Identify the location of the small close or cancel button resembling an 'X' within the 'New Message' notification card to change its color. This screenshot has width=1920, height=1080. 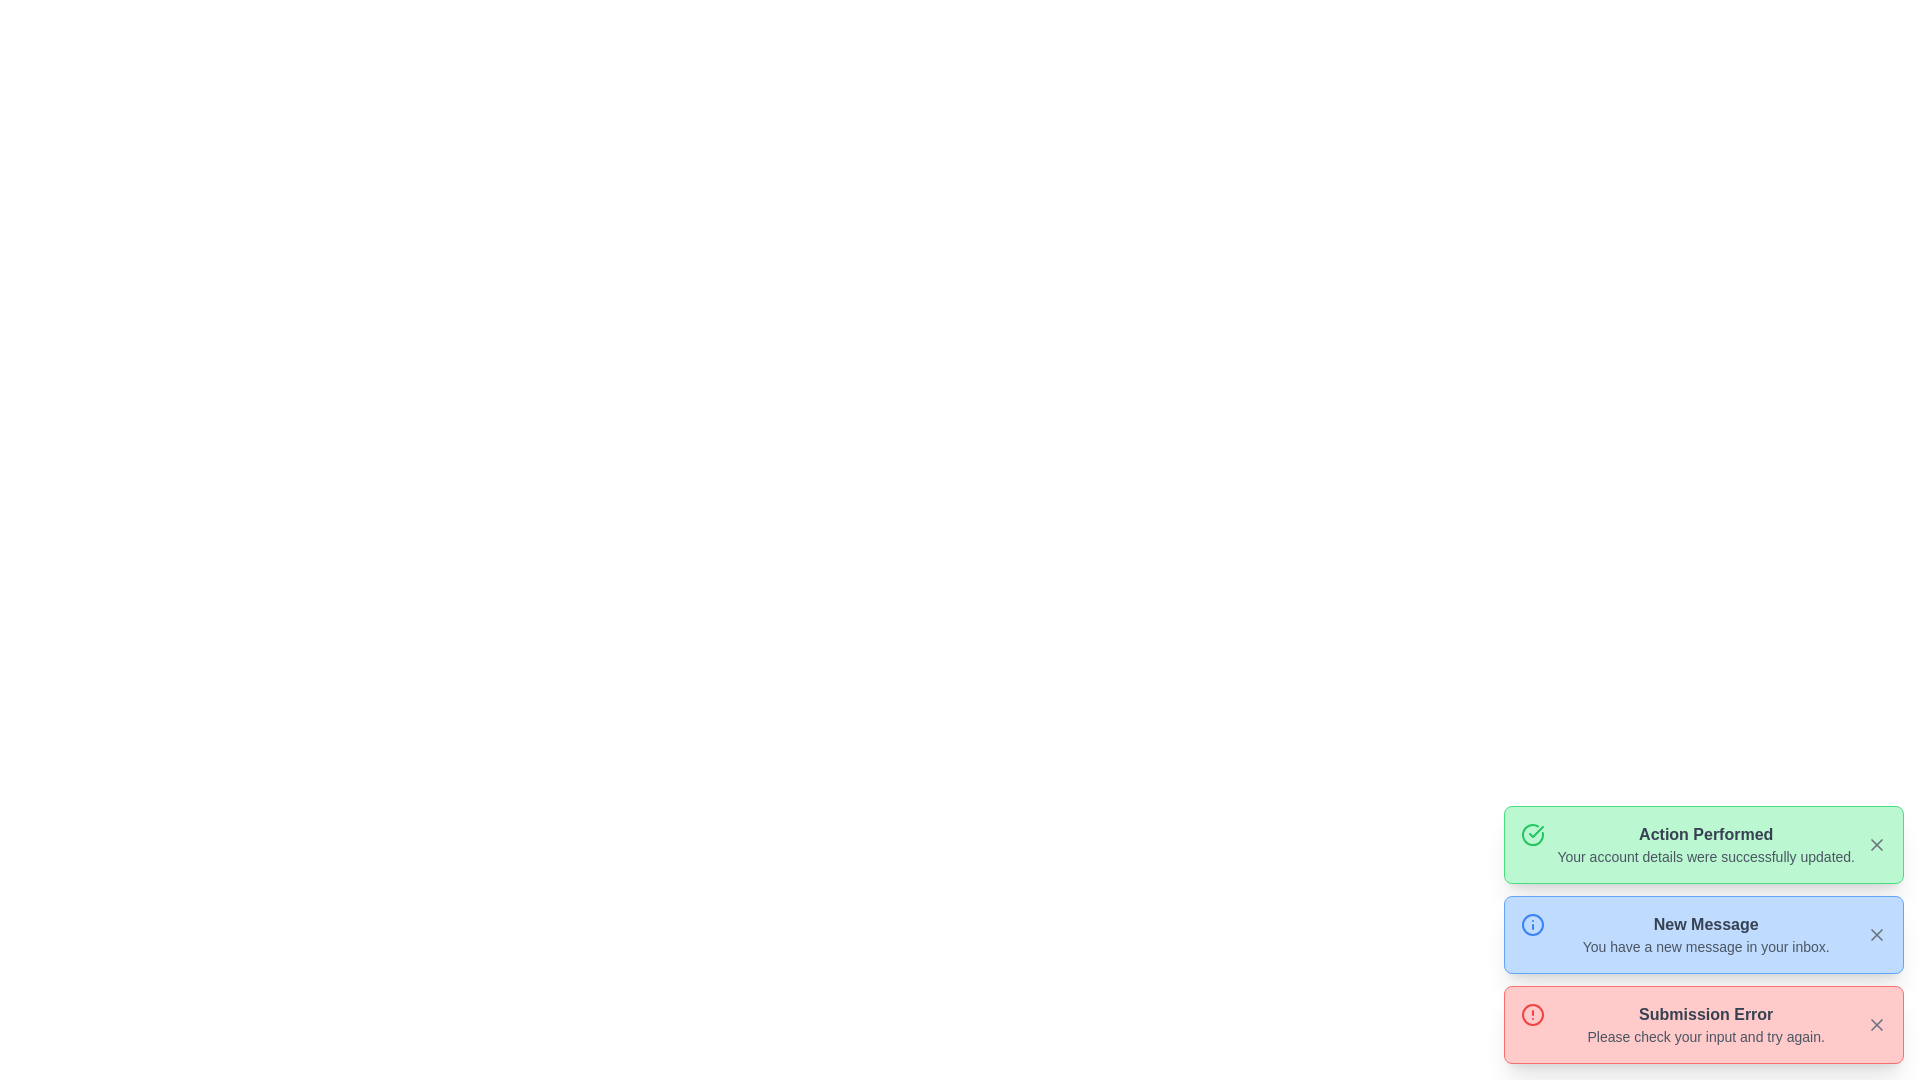
(1875, 934).